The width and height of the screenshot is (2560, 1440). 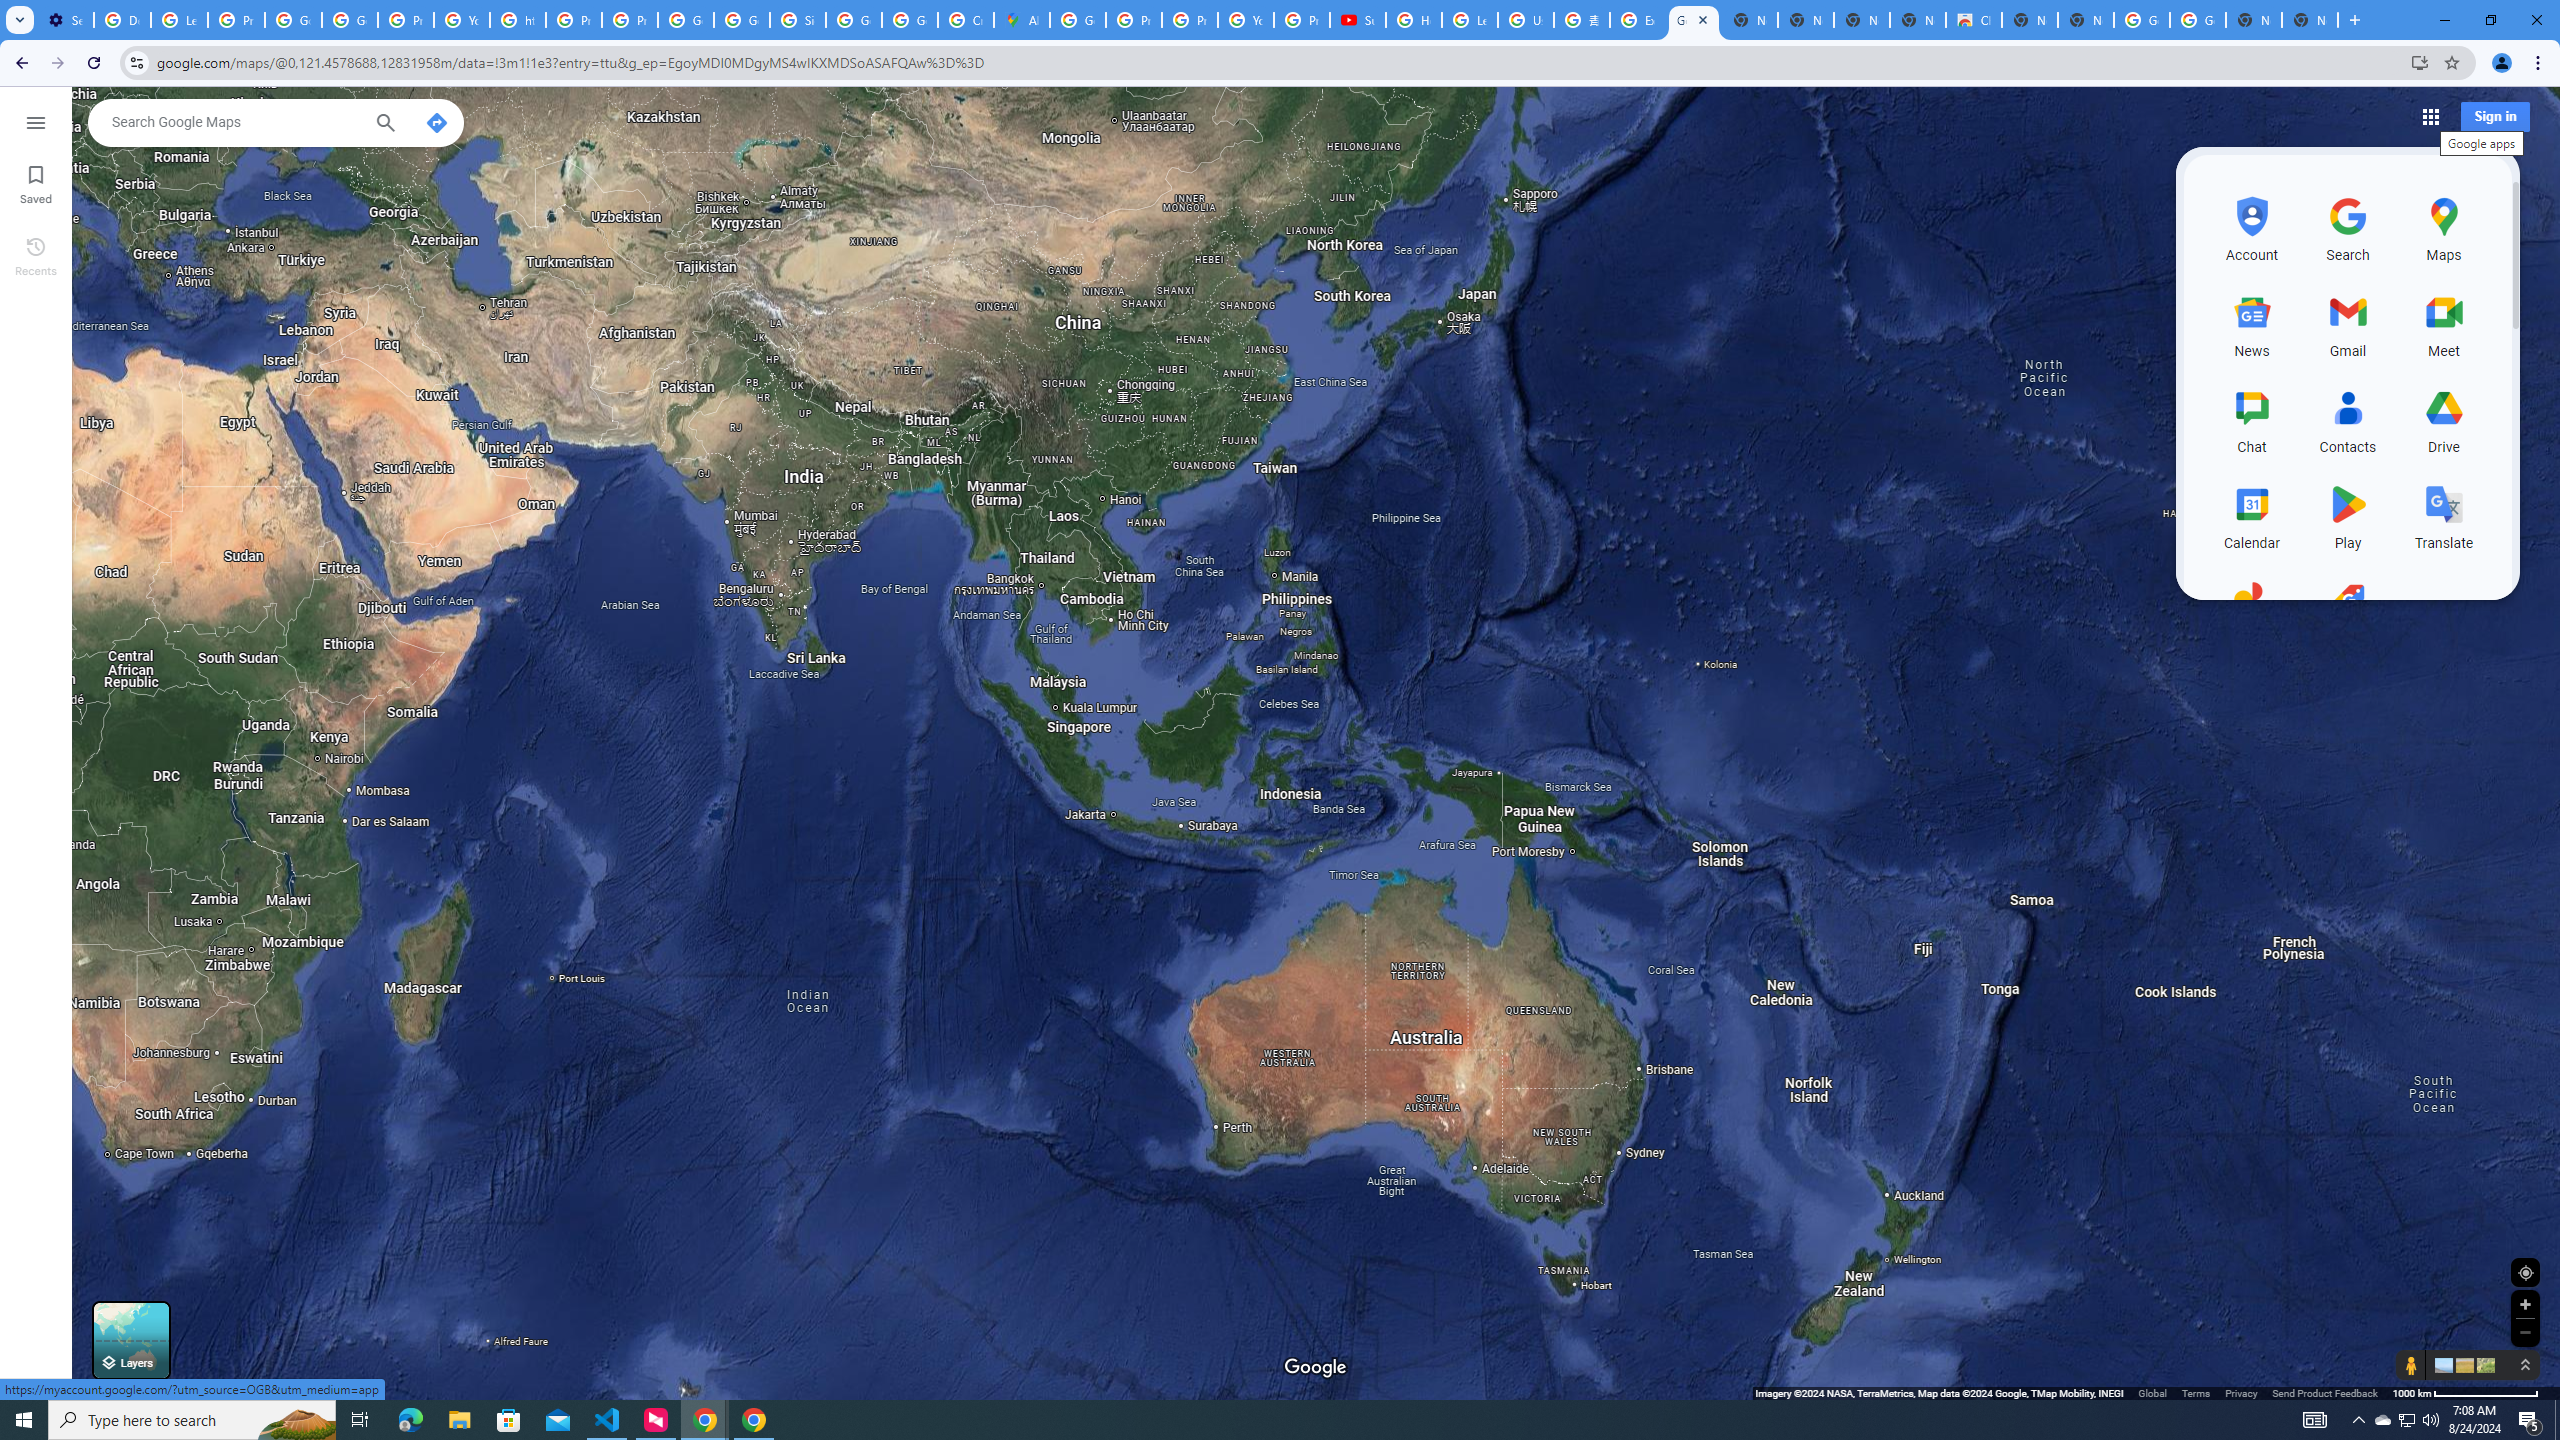 What do you see at coordinates (2420, 61) in the screenshot?
I see `'Install Google Maps'` at bounding box center [2420, 61].